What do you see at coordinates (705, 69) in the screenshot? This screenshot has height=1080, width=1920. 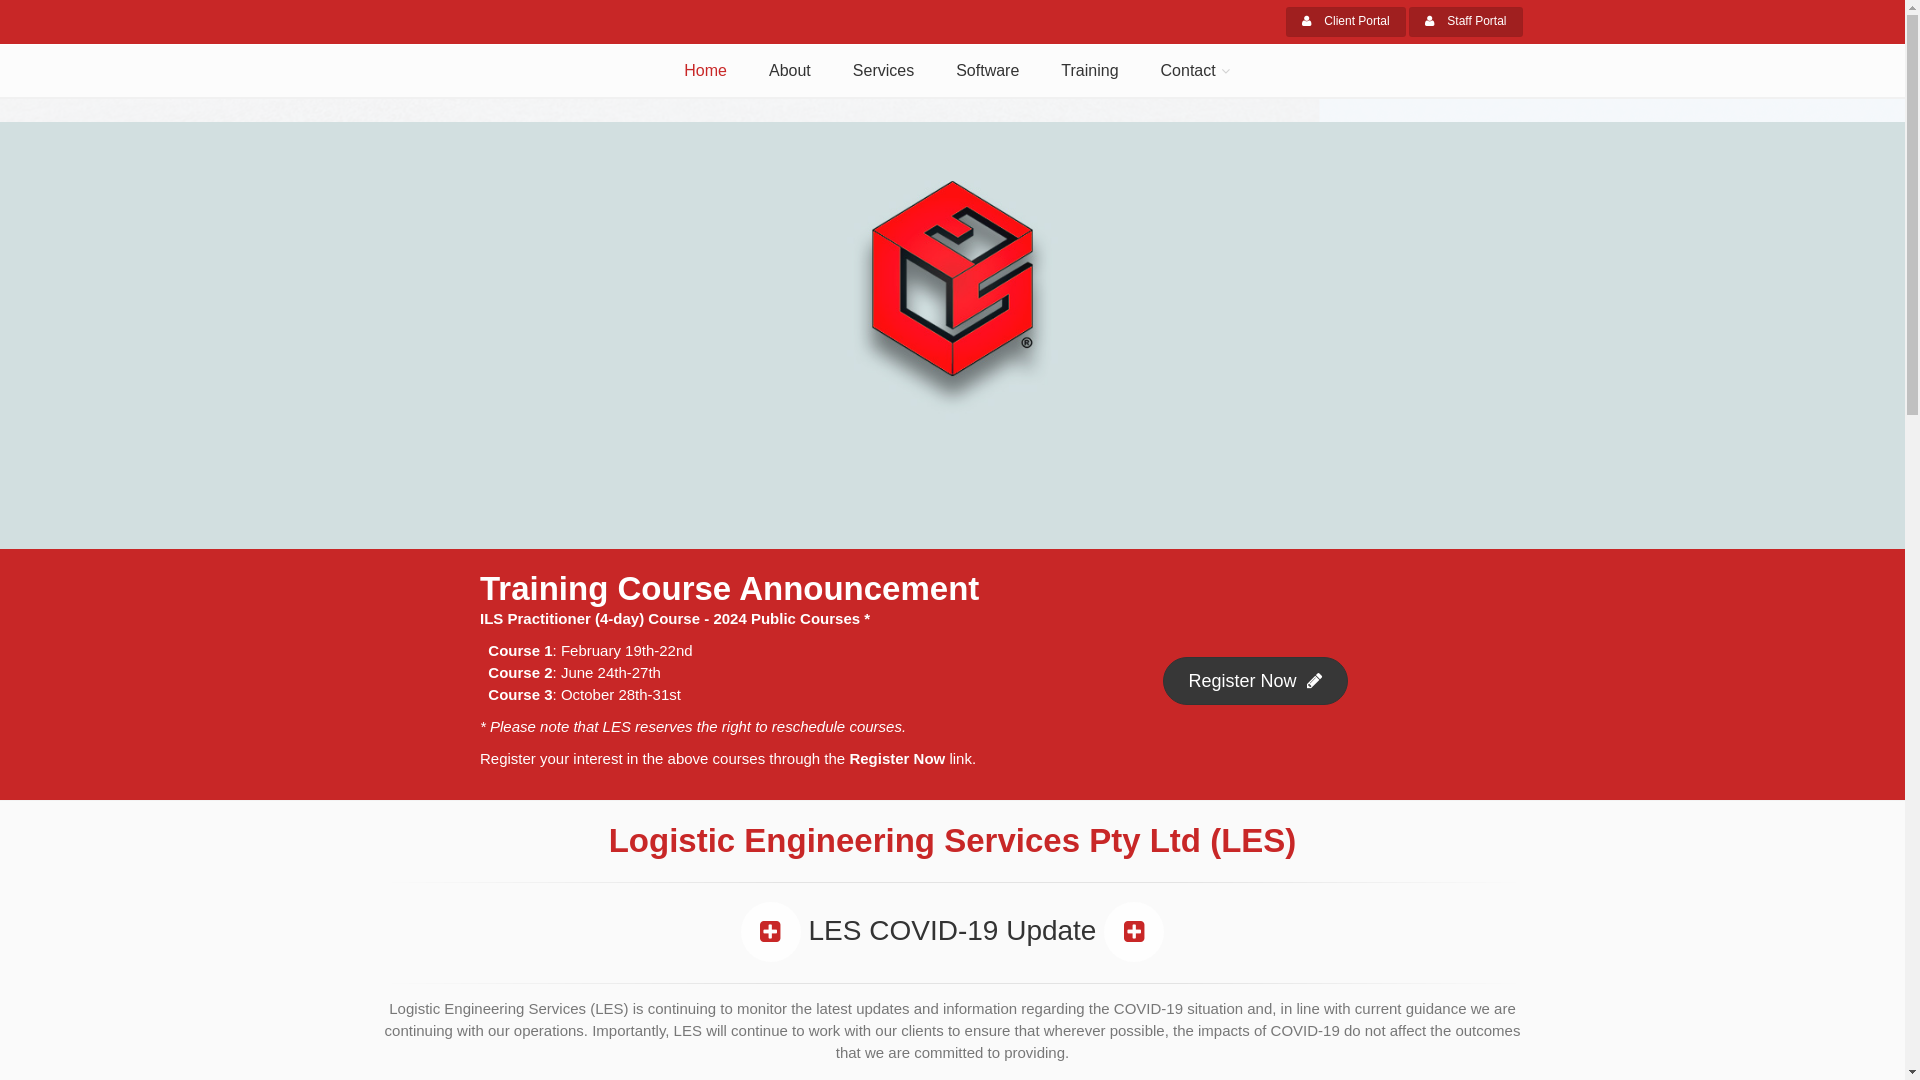 I see `'Home'` at bounding box center [705, 69].